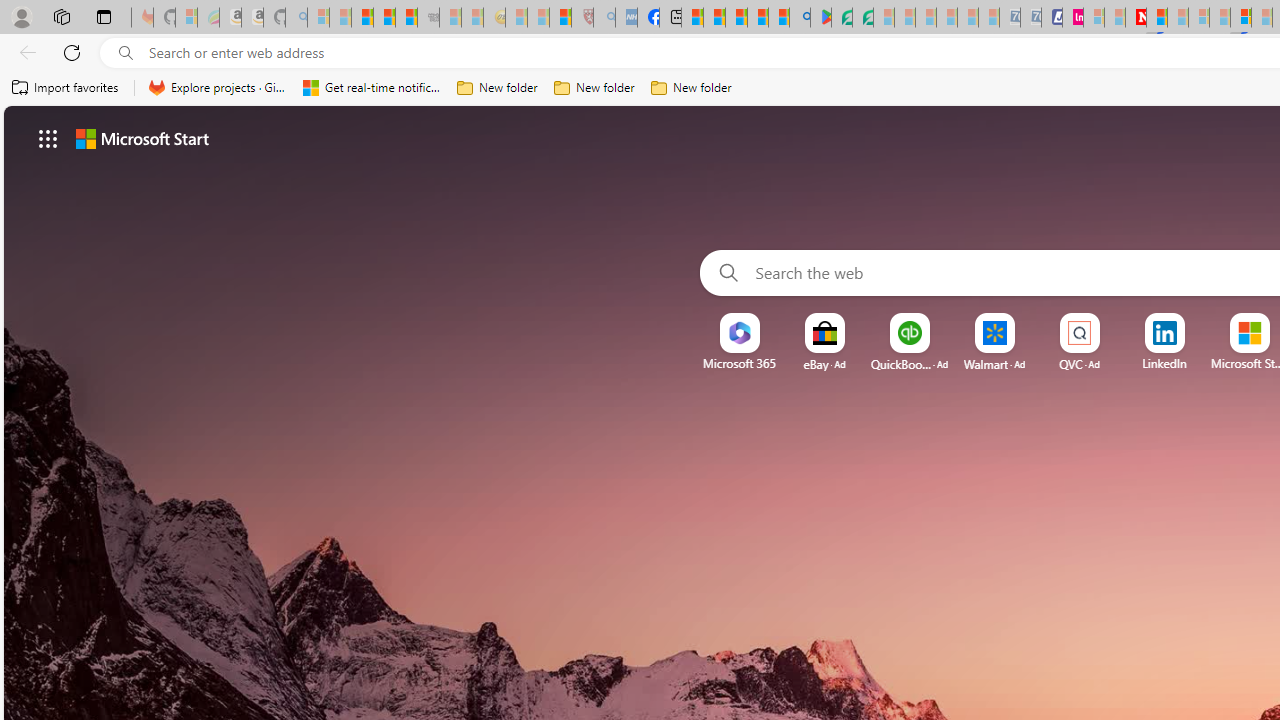  Describe the element at coordinates (125, 52) in the screenshot. I see `'Search icon'` at that location.